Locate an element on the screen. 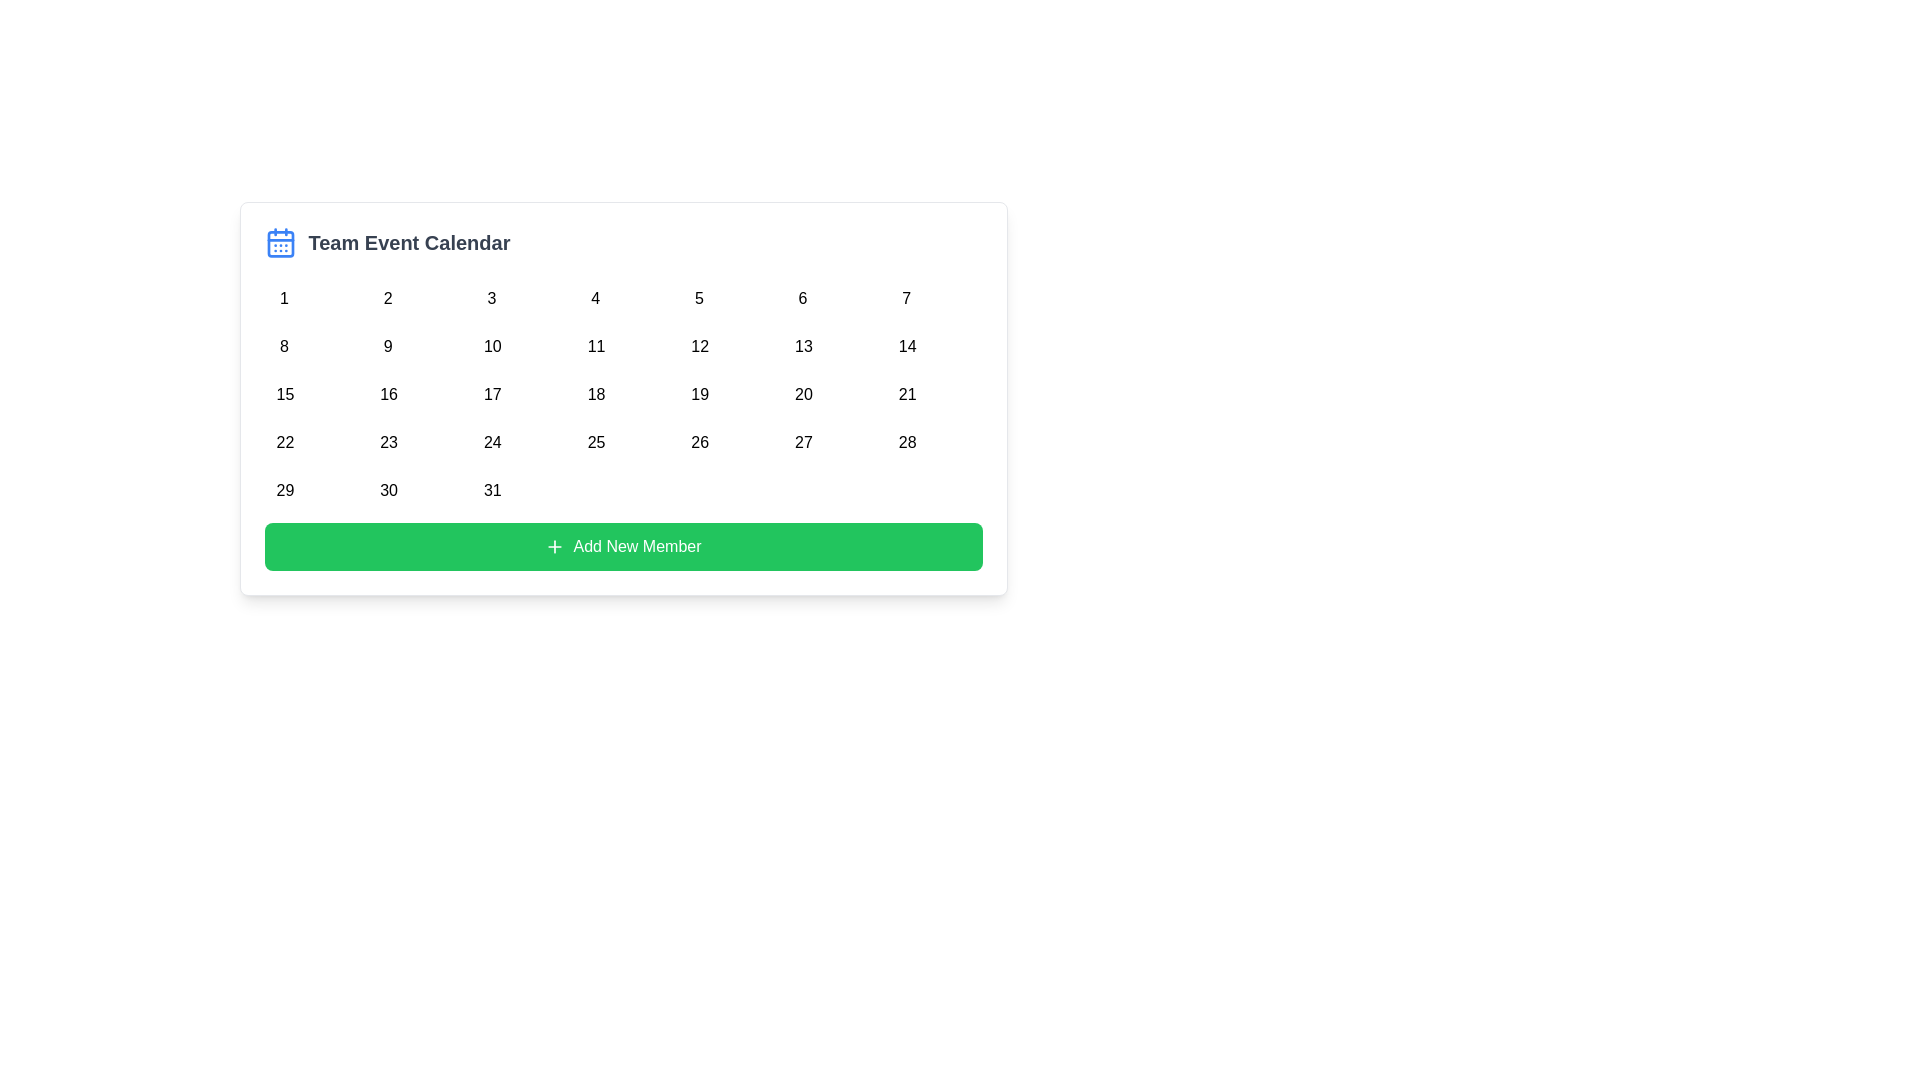 This screenshot has height=1080, width=1920. the square button labeled '5' in the first row and fifth column of the grid in the 'Team Event Calendar' is located at coordinates (699, 294).